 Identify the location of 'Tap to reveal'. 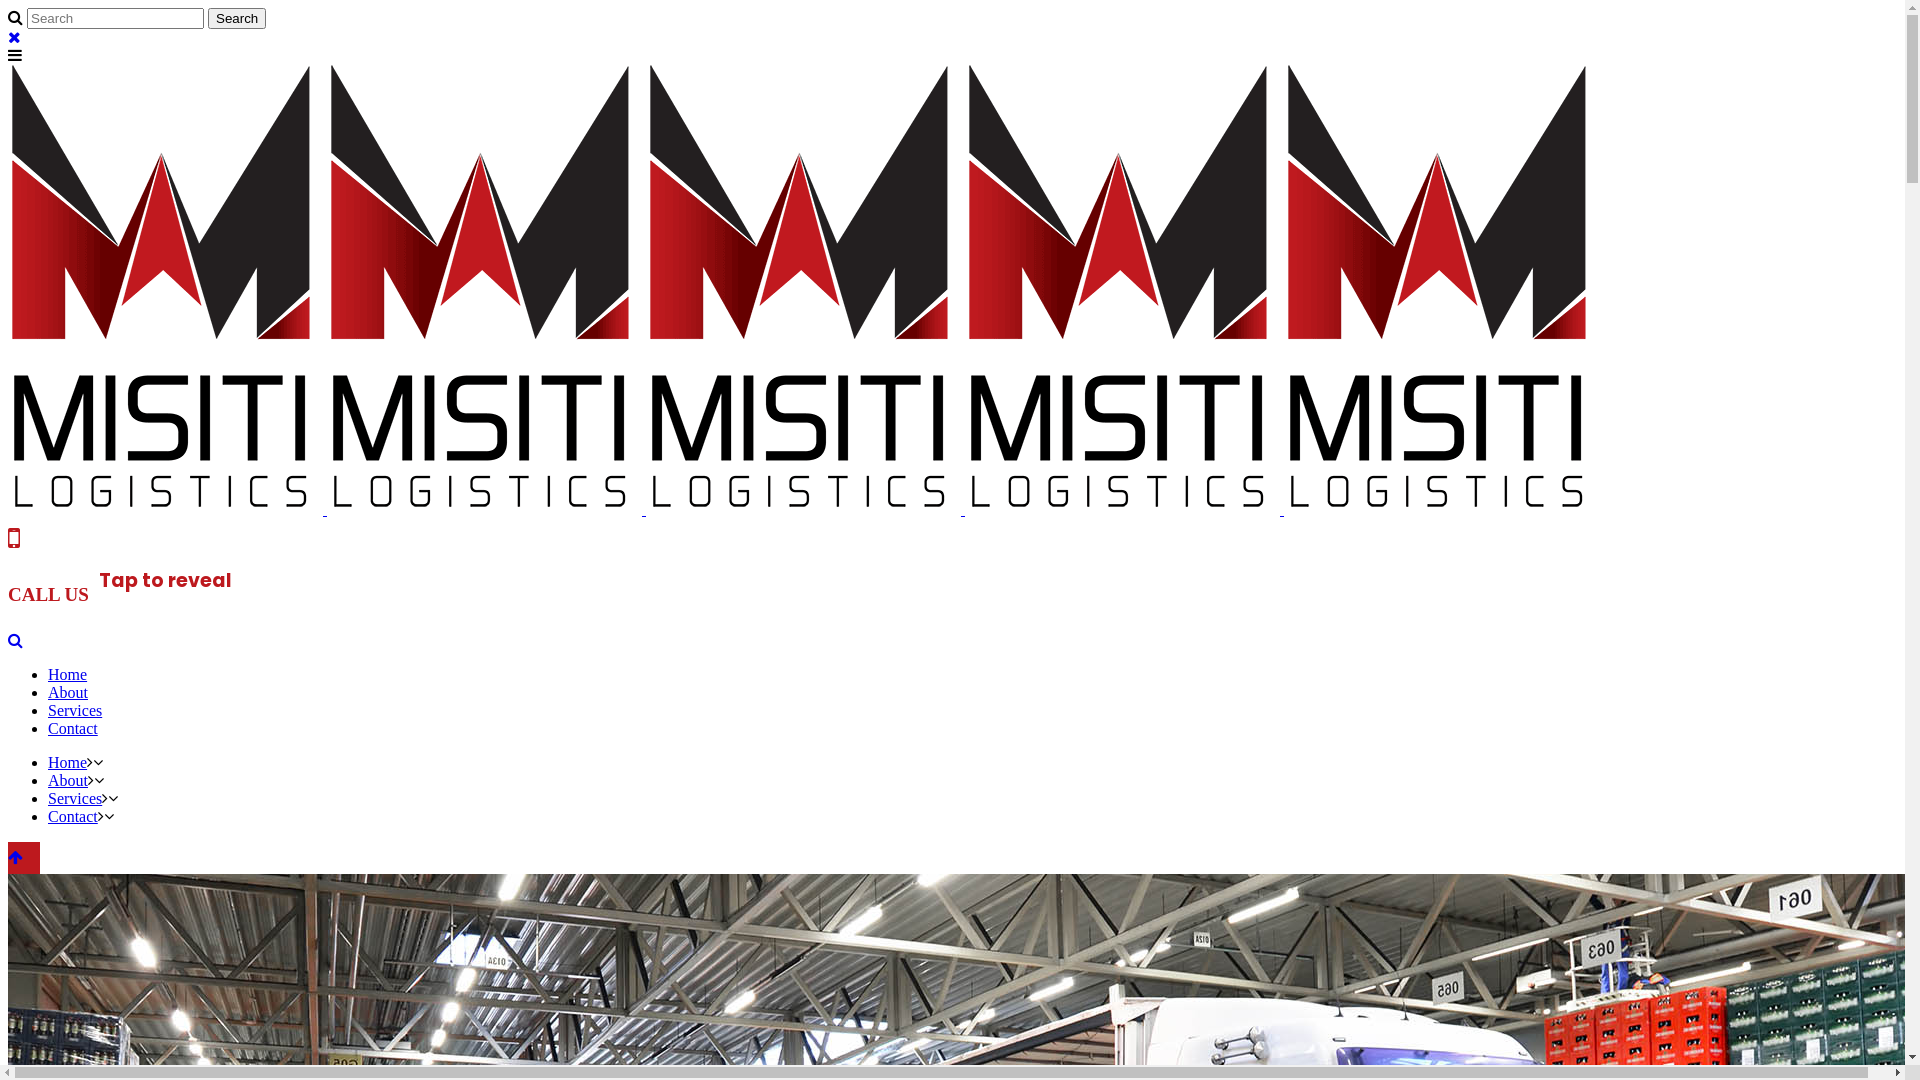
(165, 580).